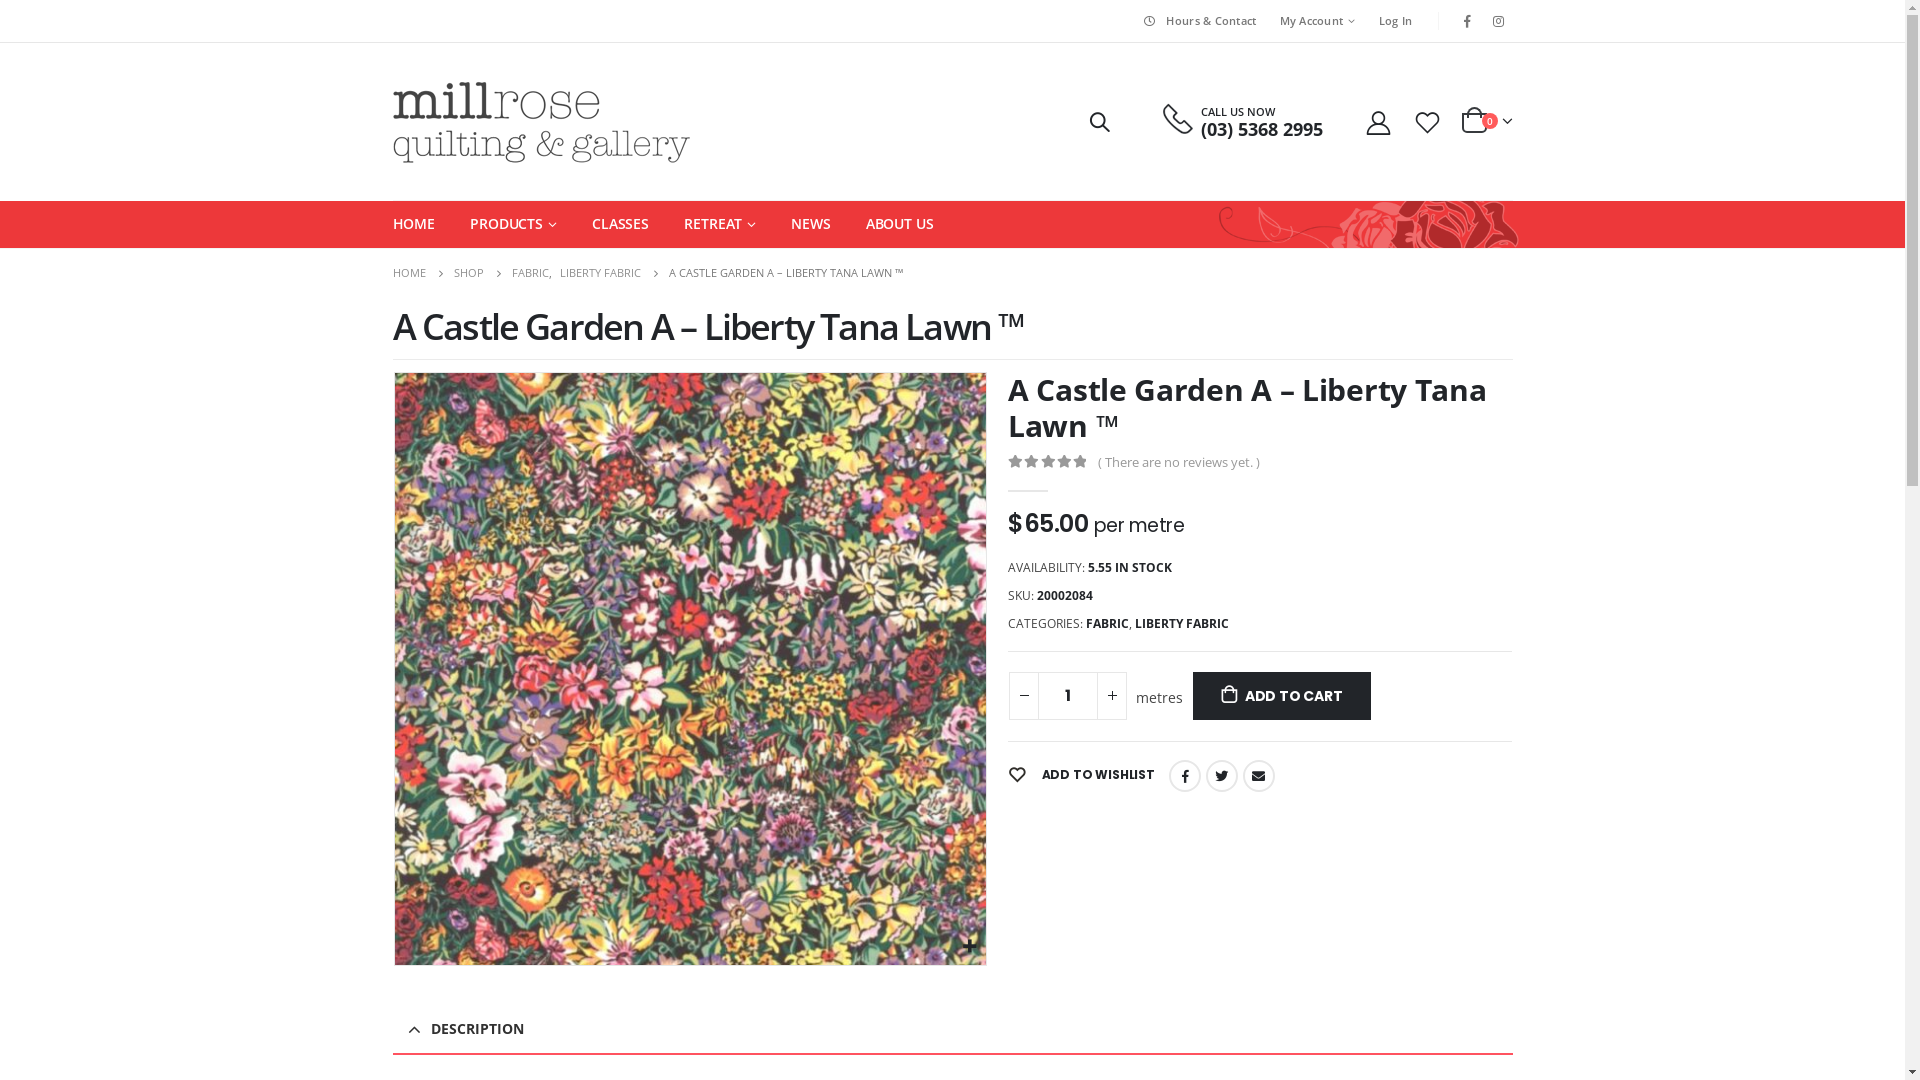 Image resolution: width=1920 pixels, height=1080 pixels. I want to click on 'RETREAT', so click(684, 223).